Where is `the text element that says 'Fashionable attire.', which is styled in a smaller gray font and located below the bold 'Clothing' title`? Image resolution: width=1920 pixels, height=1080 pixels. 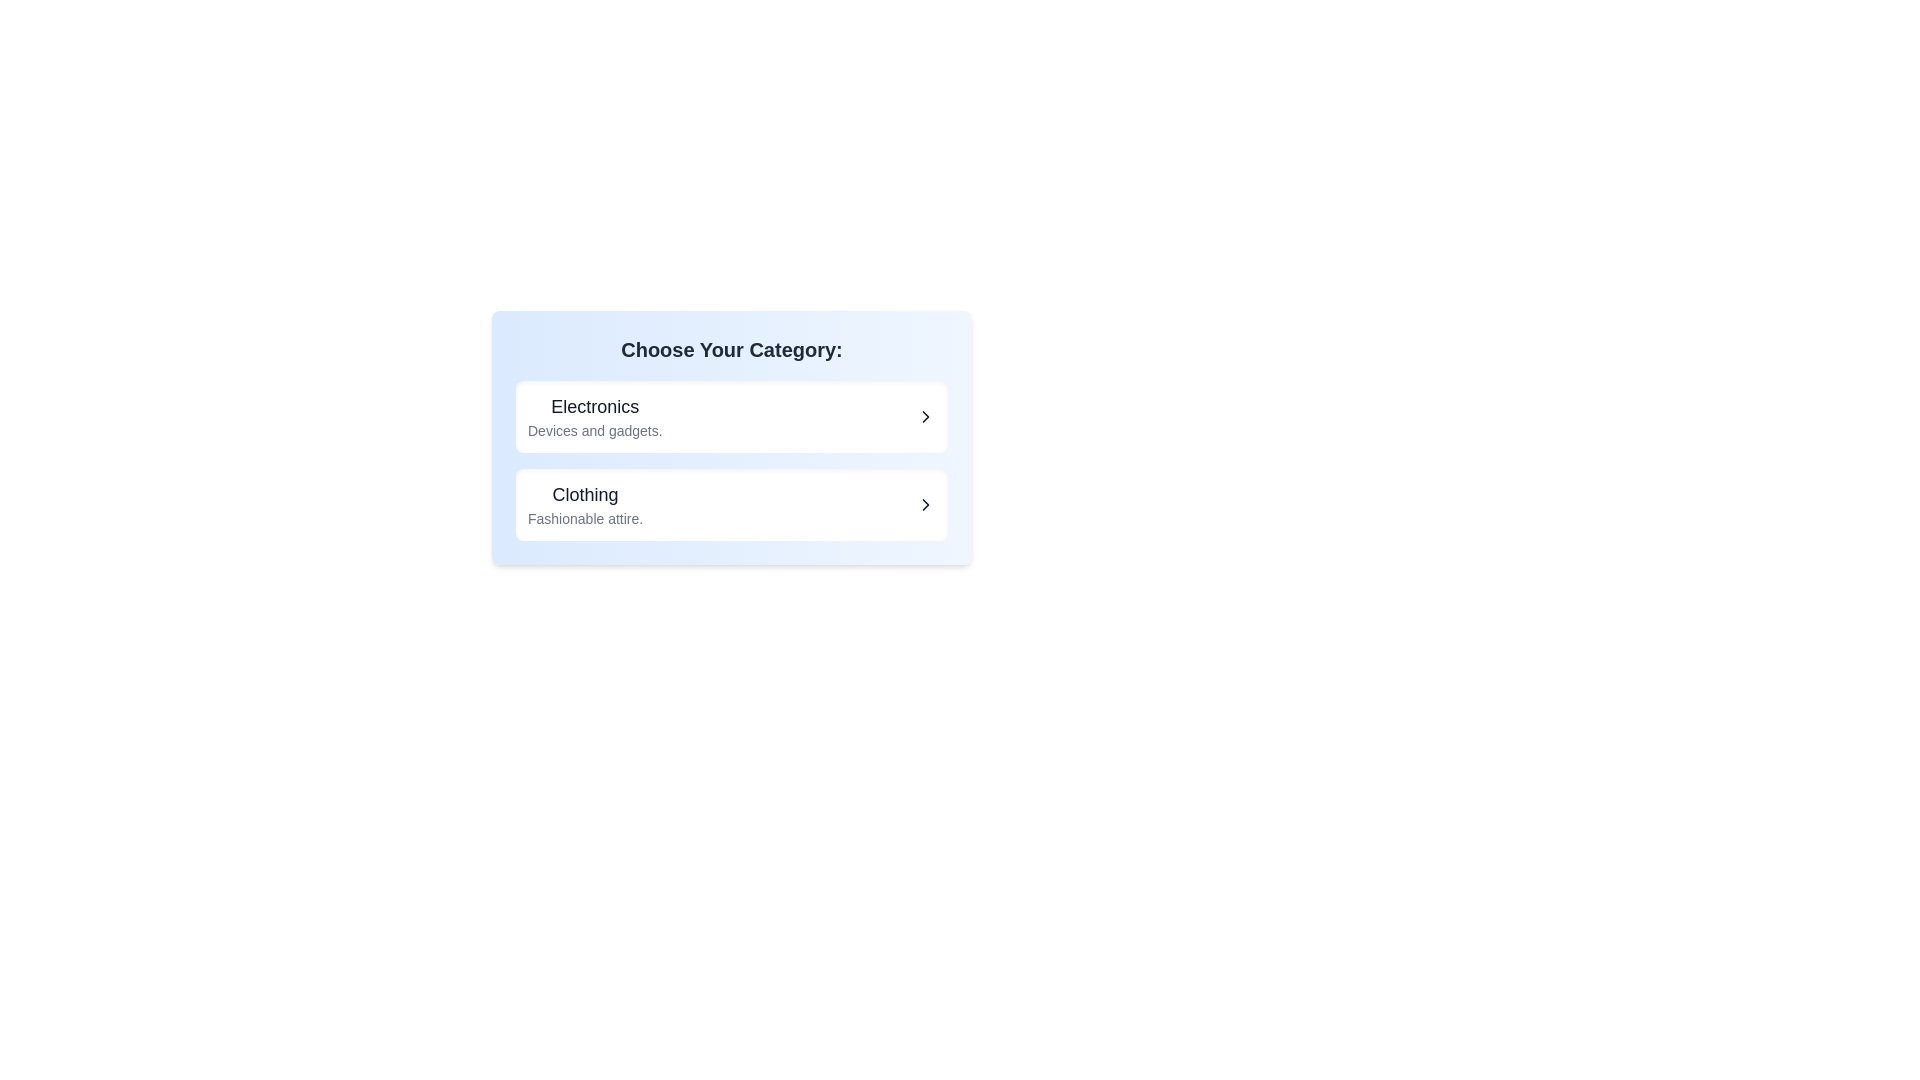 the text element that says 'Fashionable attire.', which is styled in a smaller gray font and located below the bold 'Clothing' title is located at coordinates (584, 518).